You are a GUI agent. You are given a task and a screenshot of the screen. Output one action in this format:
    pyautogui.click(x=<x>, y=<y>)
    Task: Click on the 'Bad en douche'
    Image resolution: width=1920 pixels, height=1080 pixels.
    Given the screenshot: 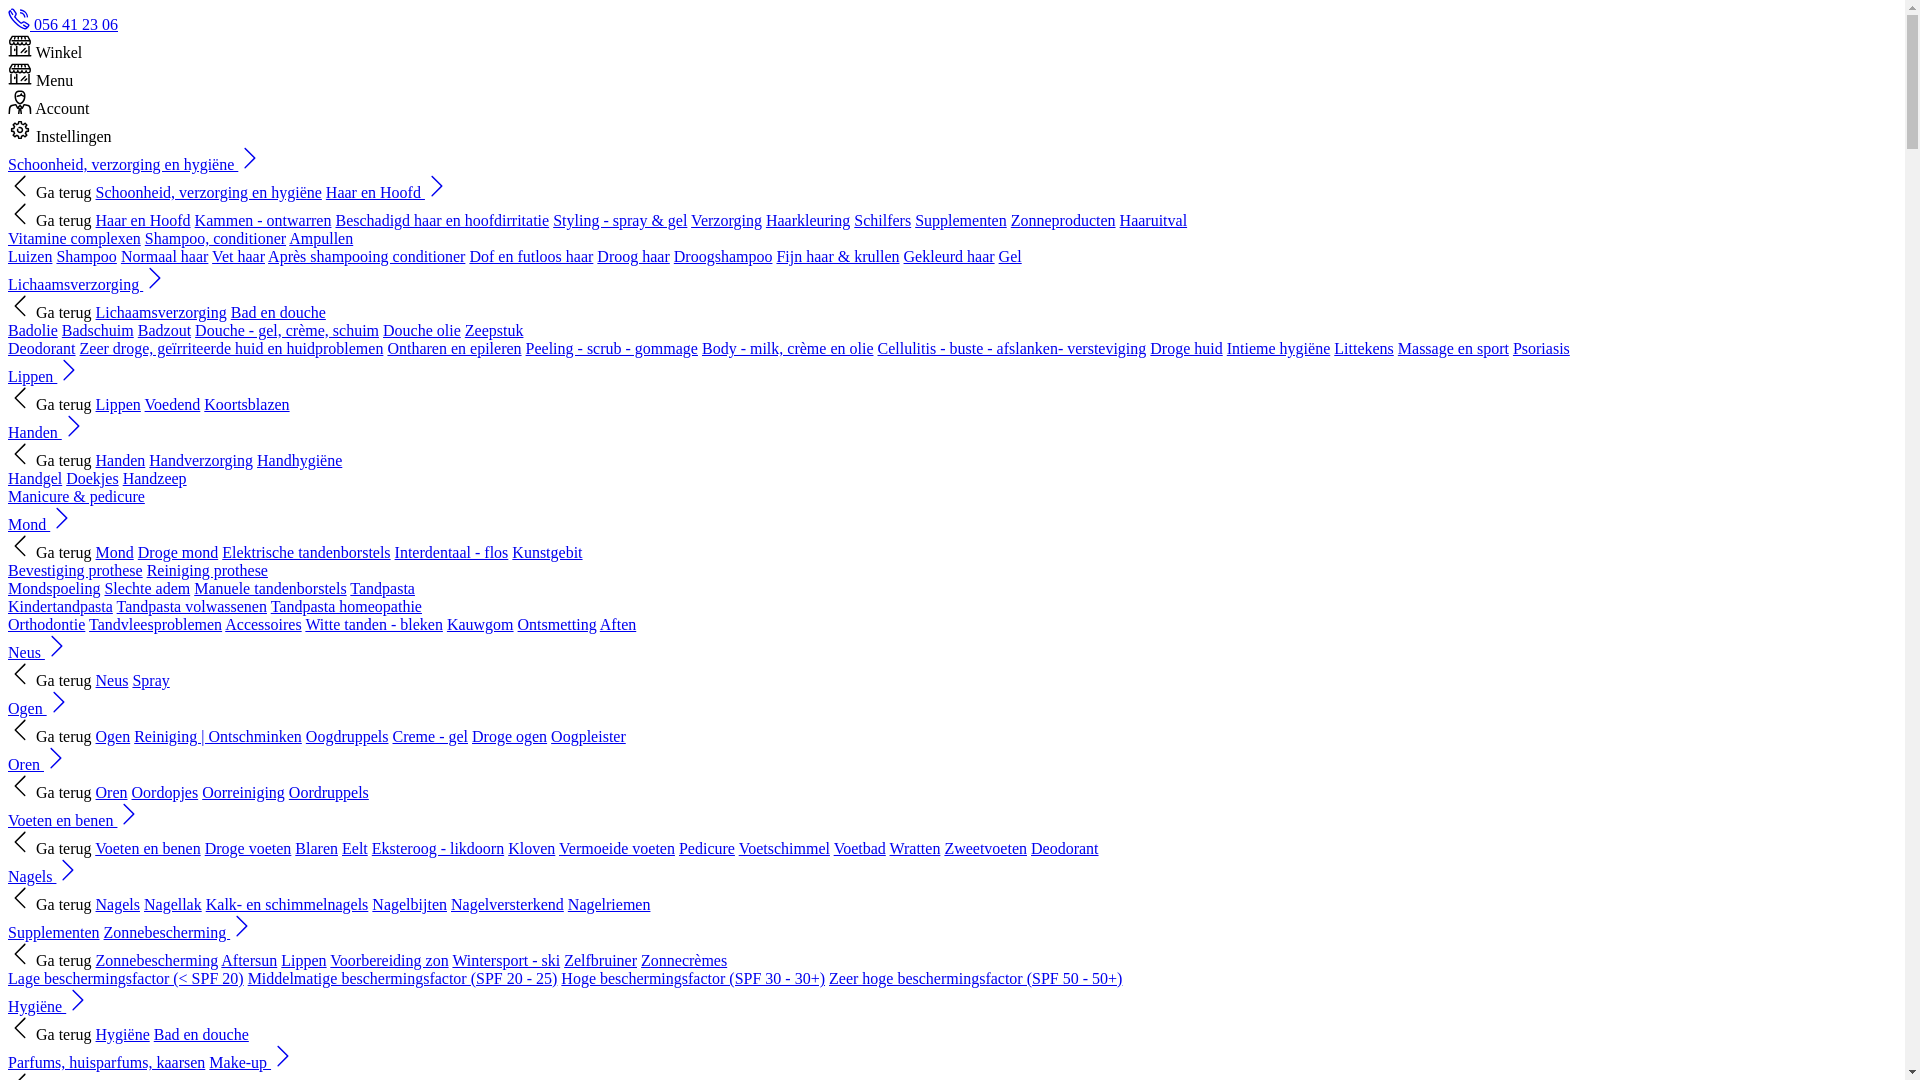 What is the action you would take?
    pyautogui.click(x=277, y=312)
    